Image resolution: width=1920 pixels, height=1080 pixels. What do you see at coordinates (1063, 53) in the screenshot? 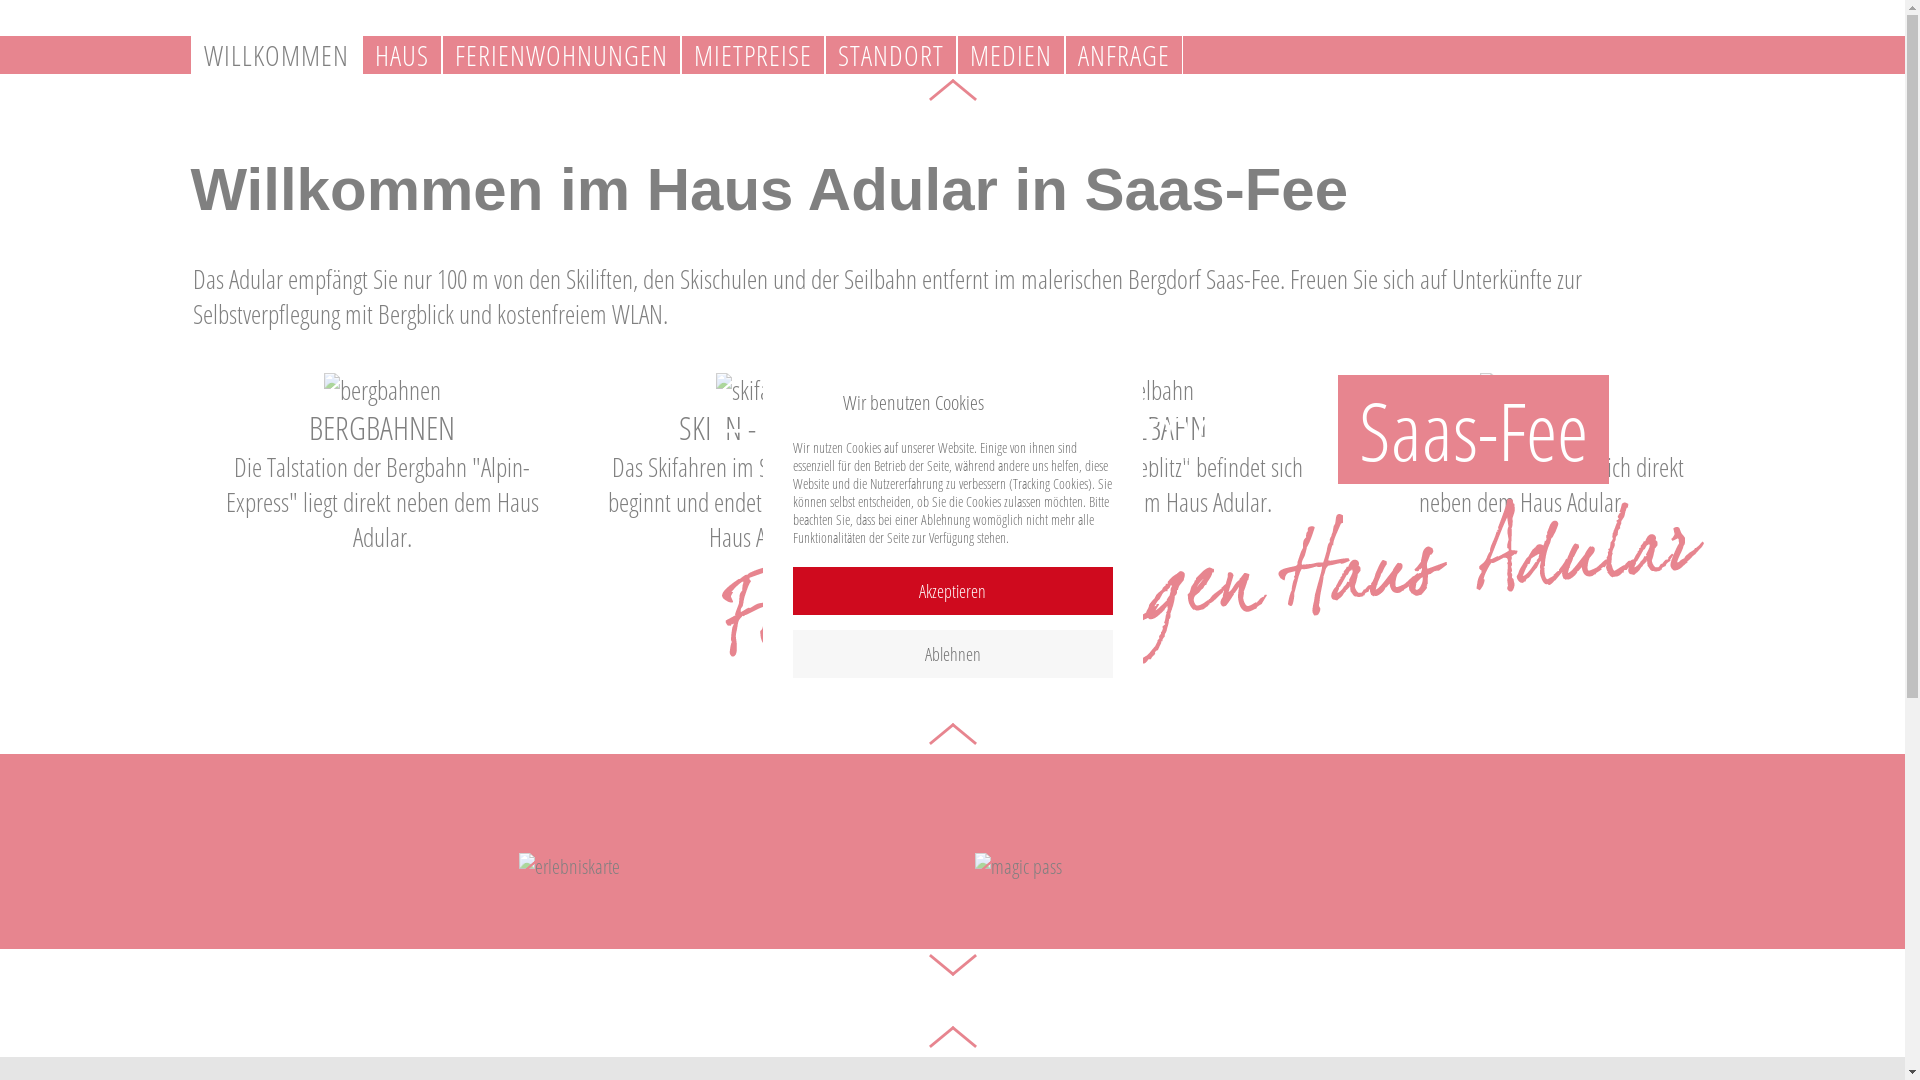
I see `'ANFRAGE'` at bounding box center [1063, 53].